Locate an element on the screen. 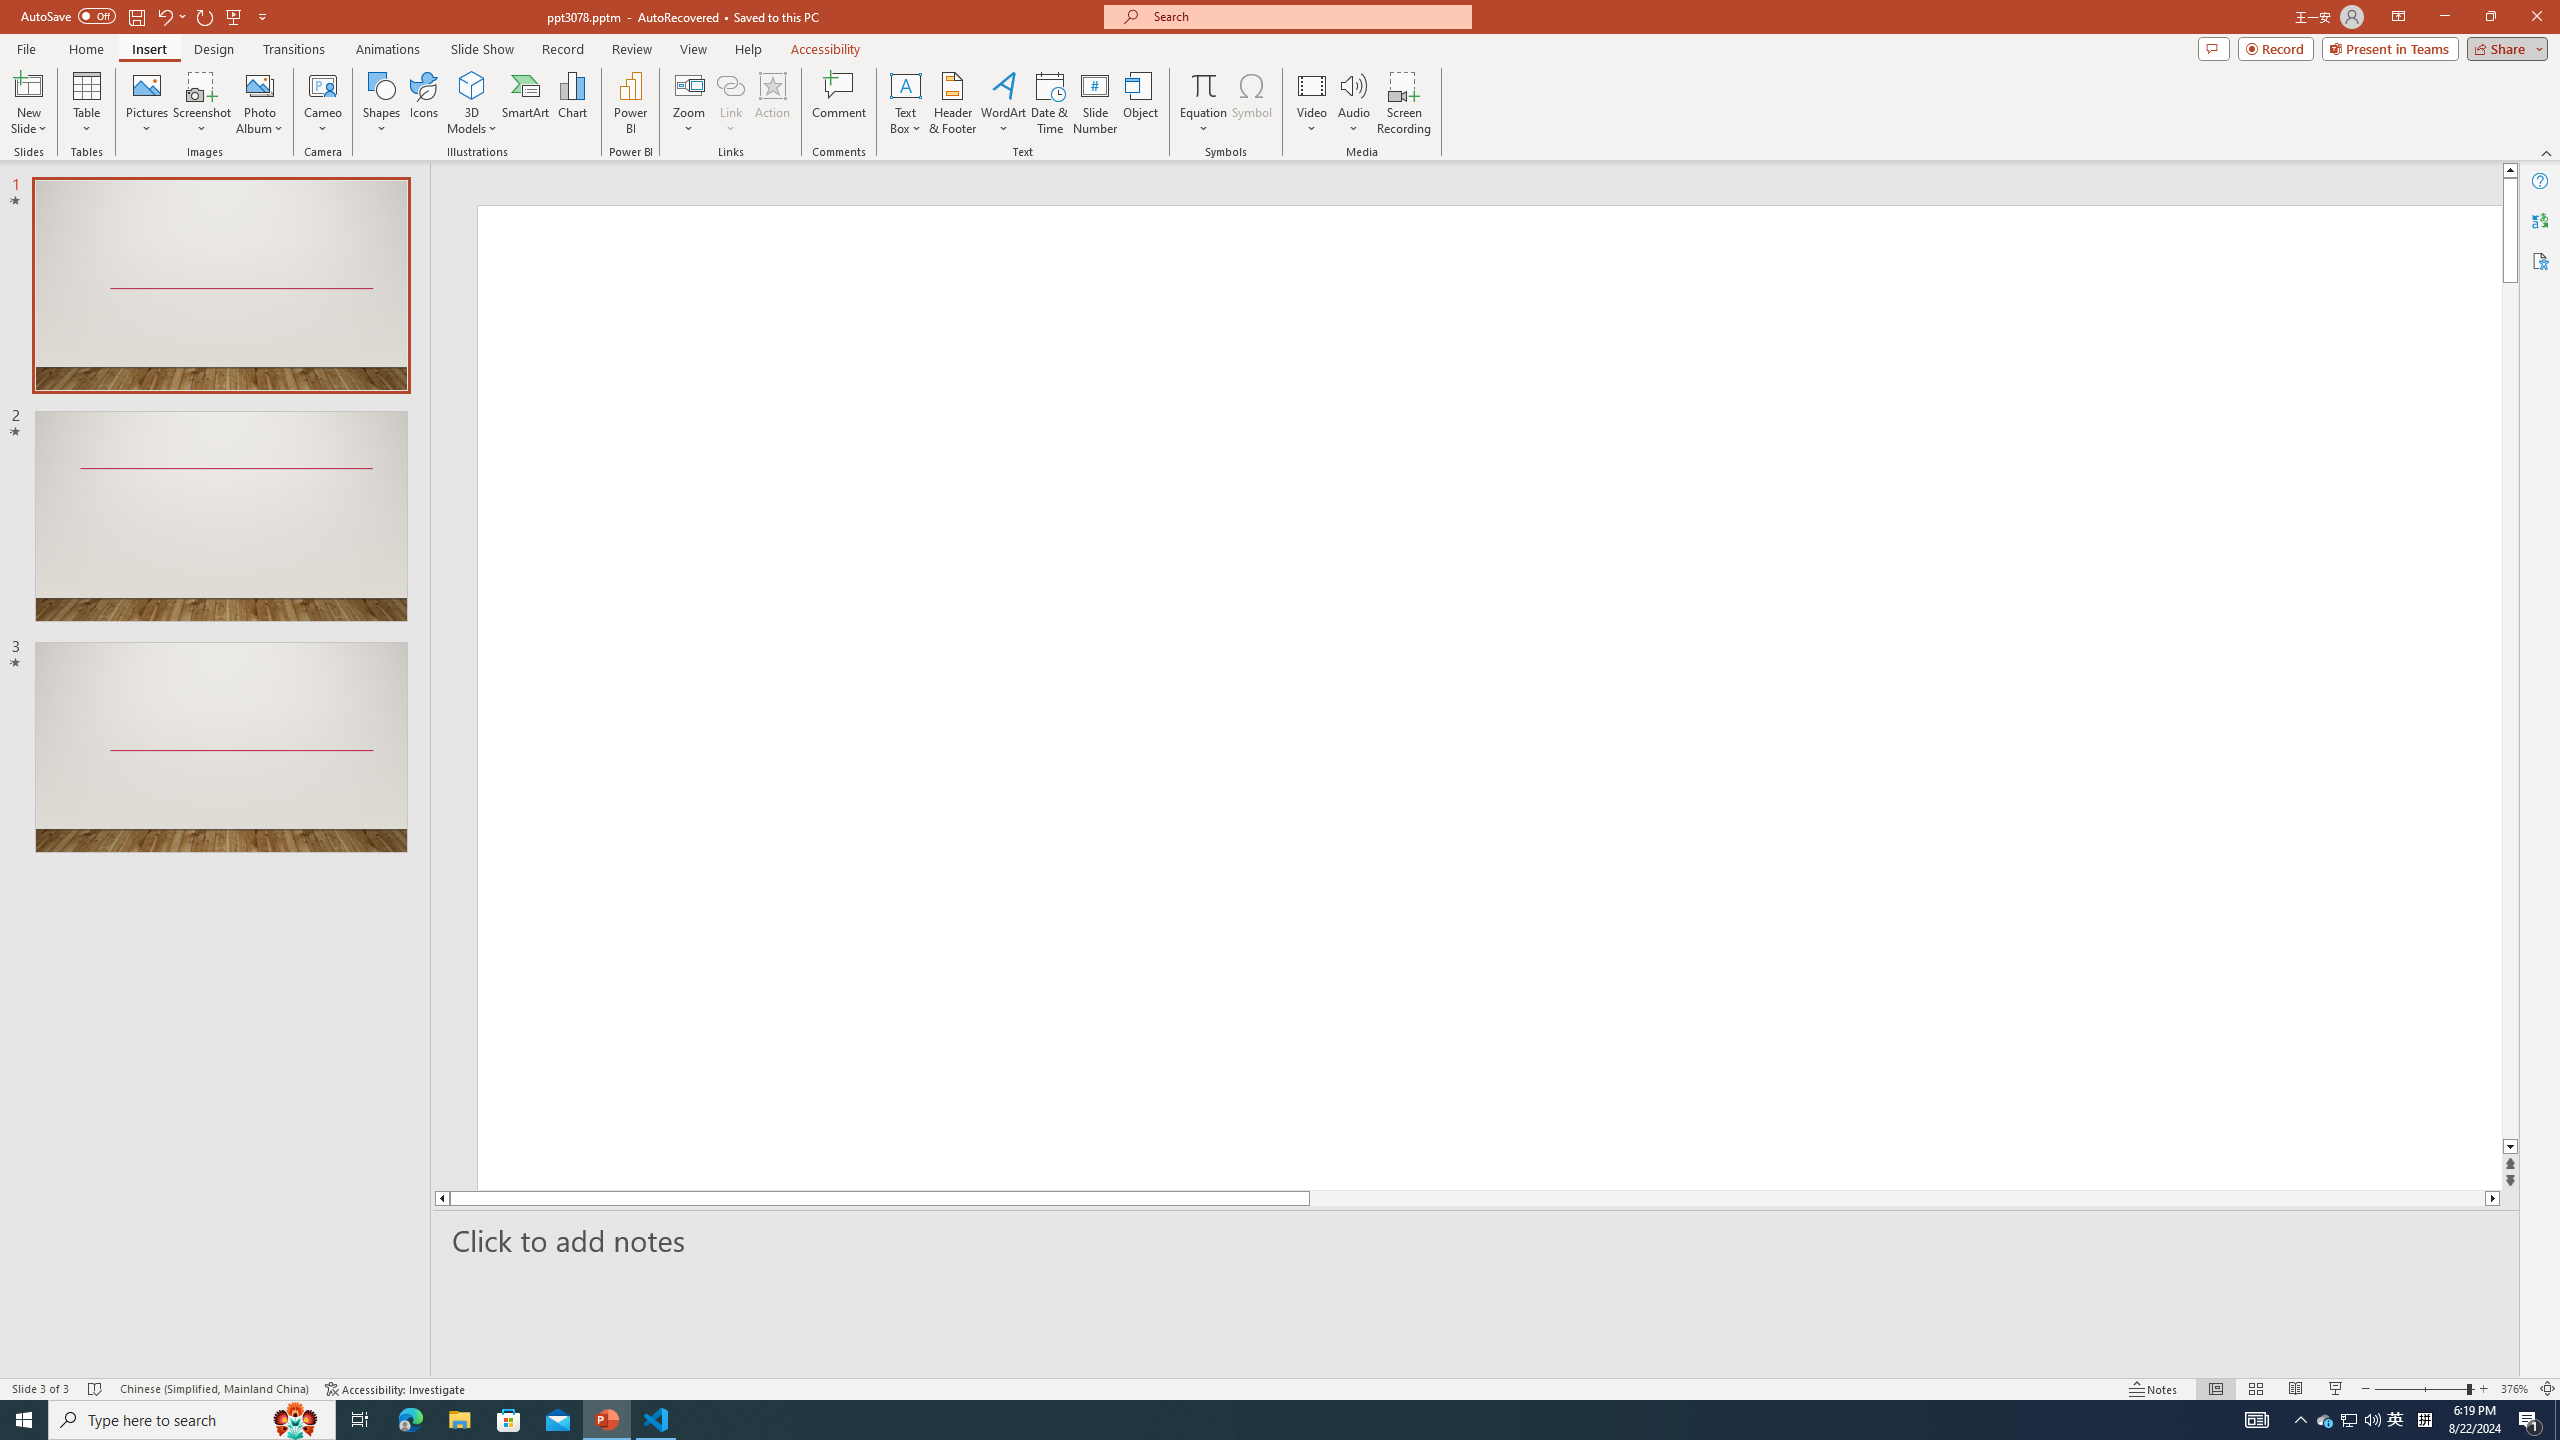  'Screen Recording...' is located at coordinates (1403, 103).